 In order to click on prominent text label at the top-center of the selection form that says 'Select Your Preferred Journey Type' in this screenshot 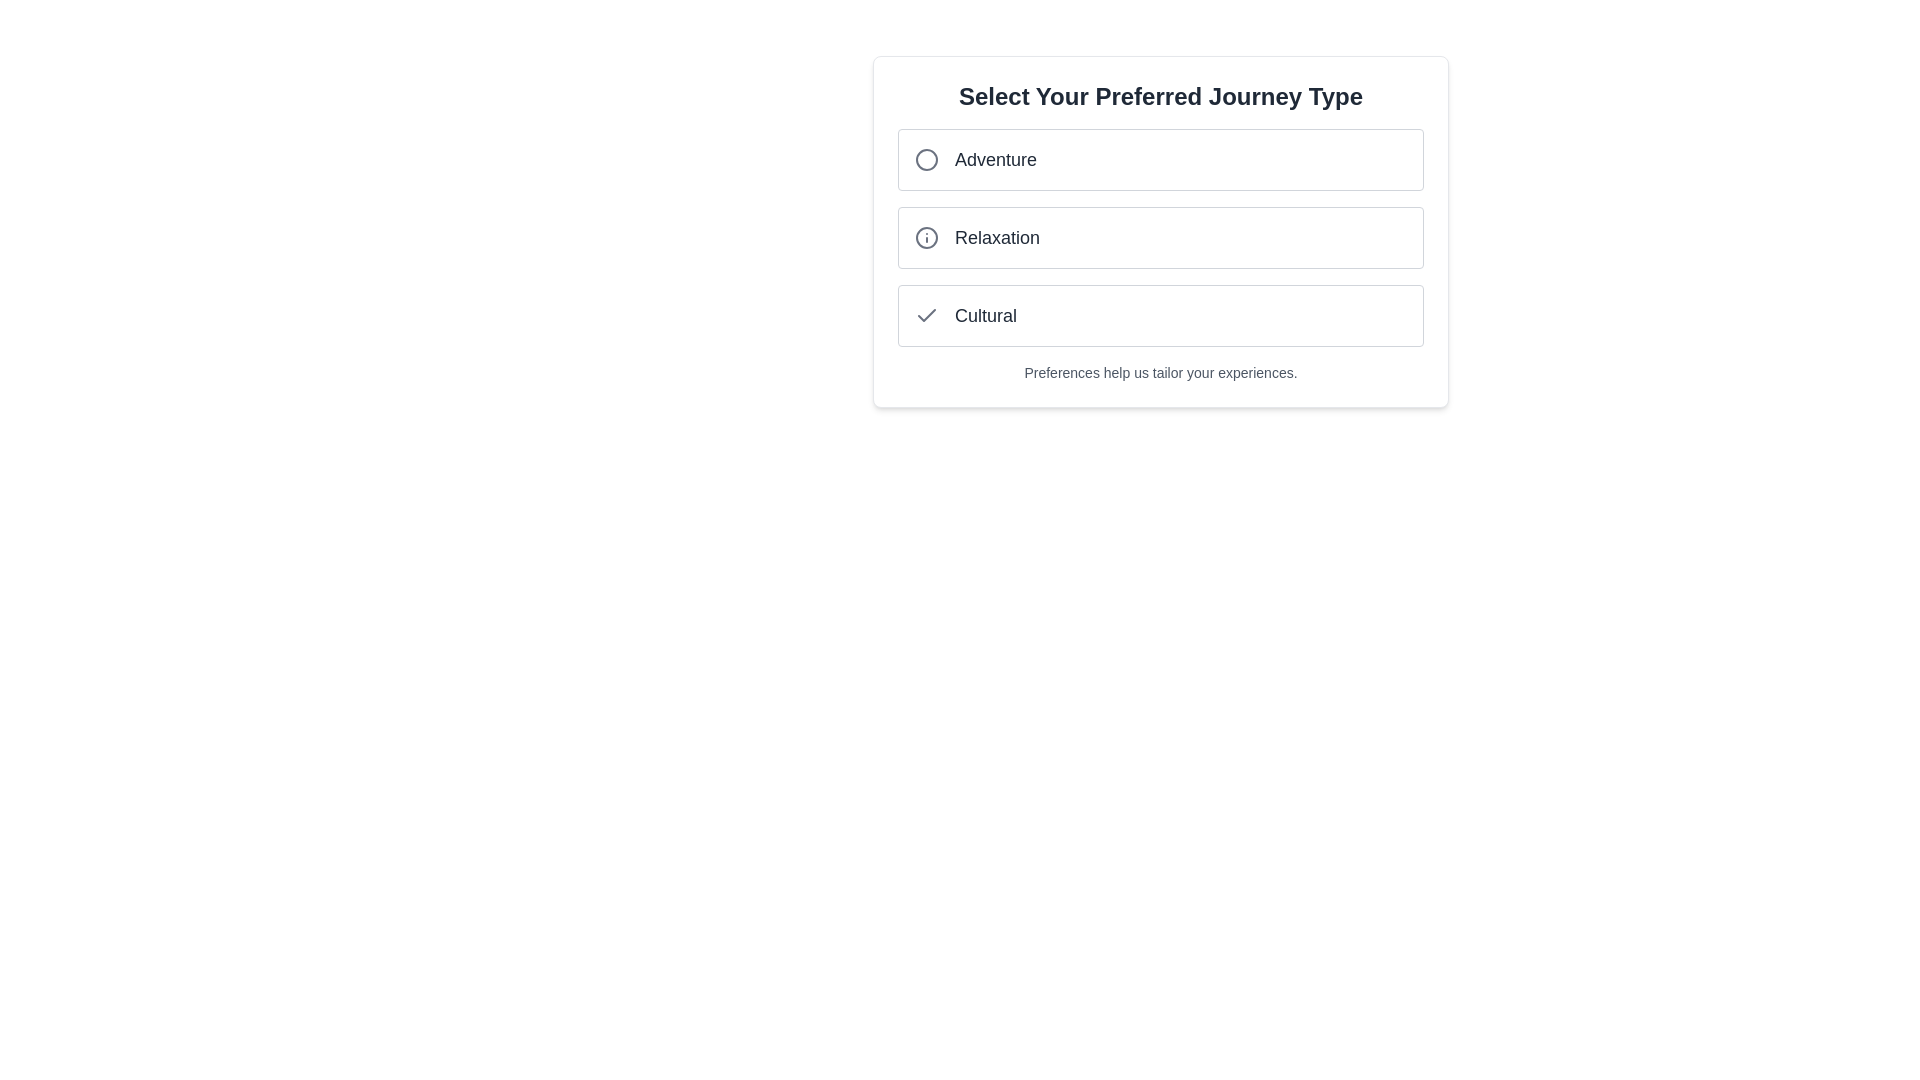, I will do `click(1161, 96)`.